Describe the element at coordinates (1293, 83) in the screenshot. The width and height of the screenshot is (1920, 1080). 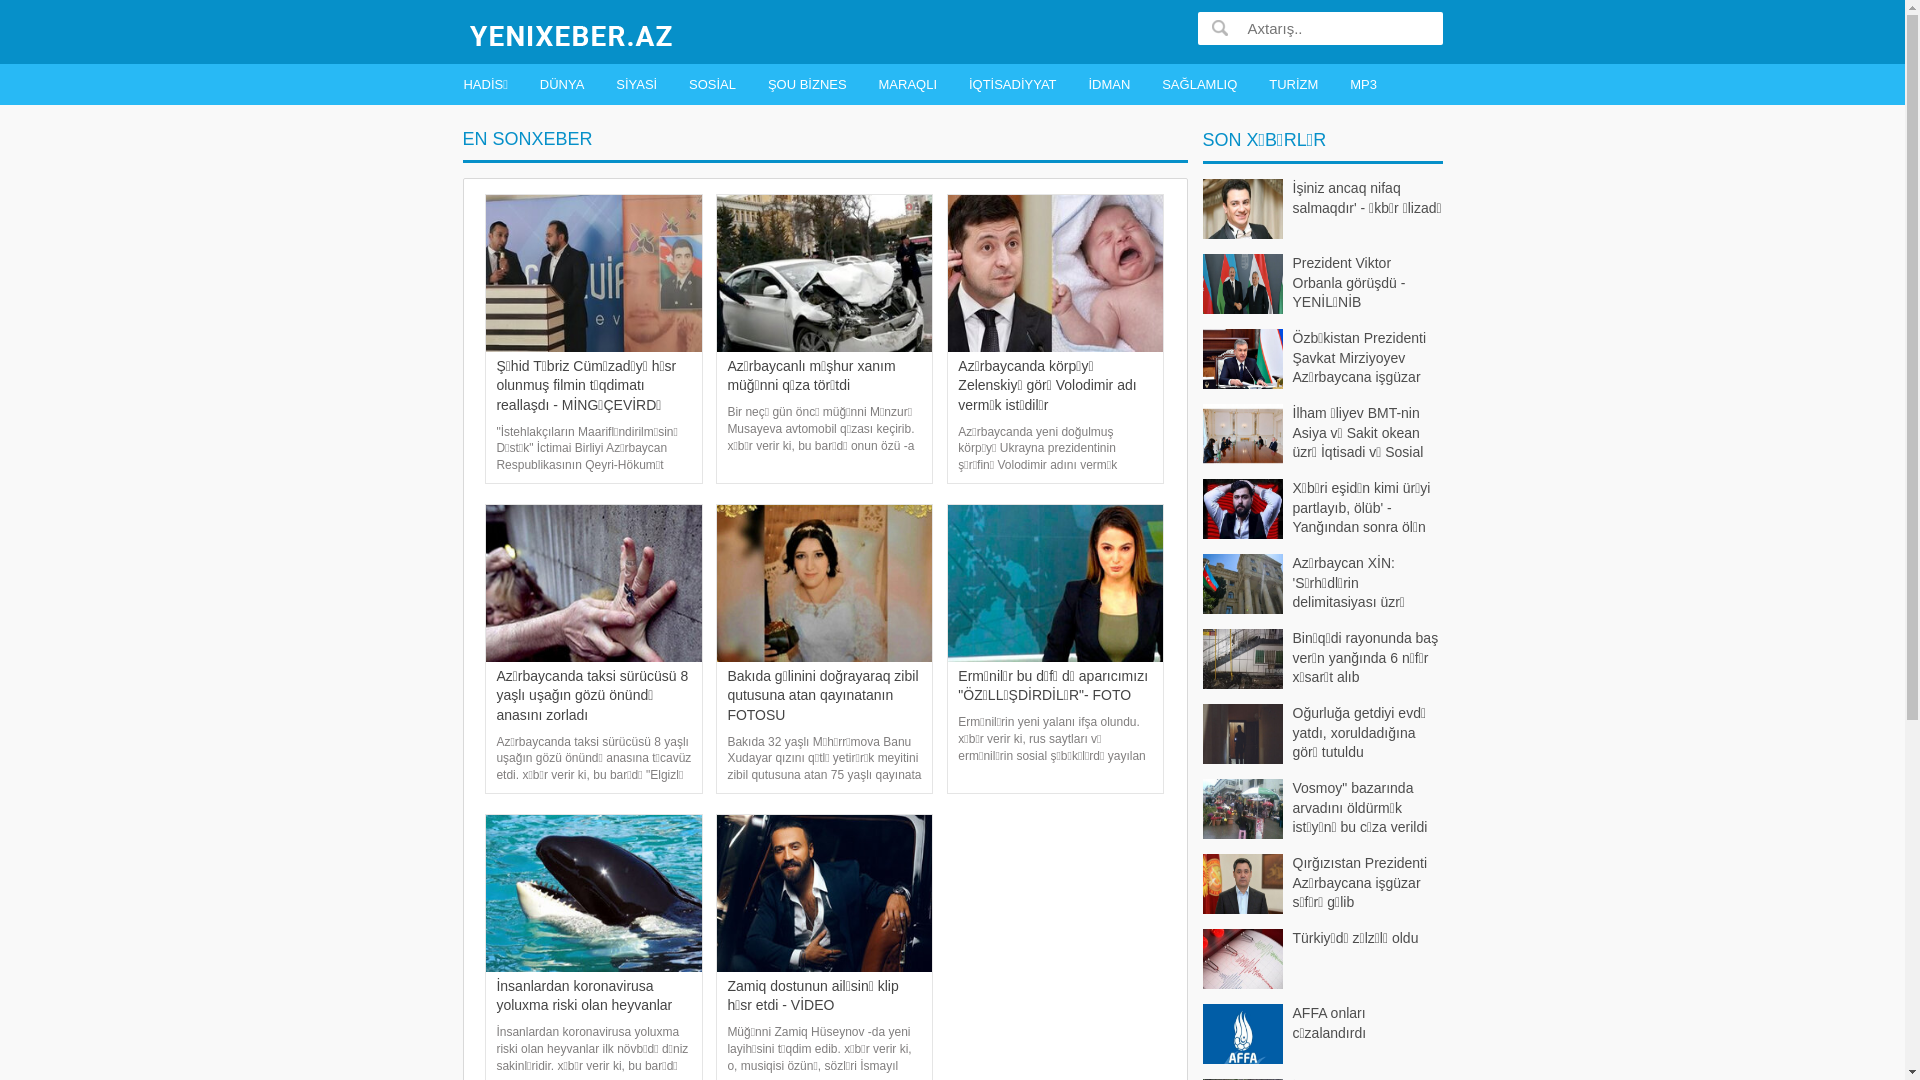
I see `'TURIZM'` at that location.